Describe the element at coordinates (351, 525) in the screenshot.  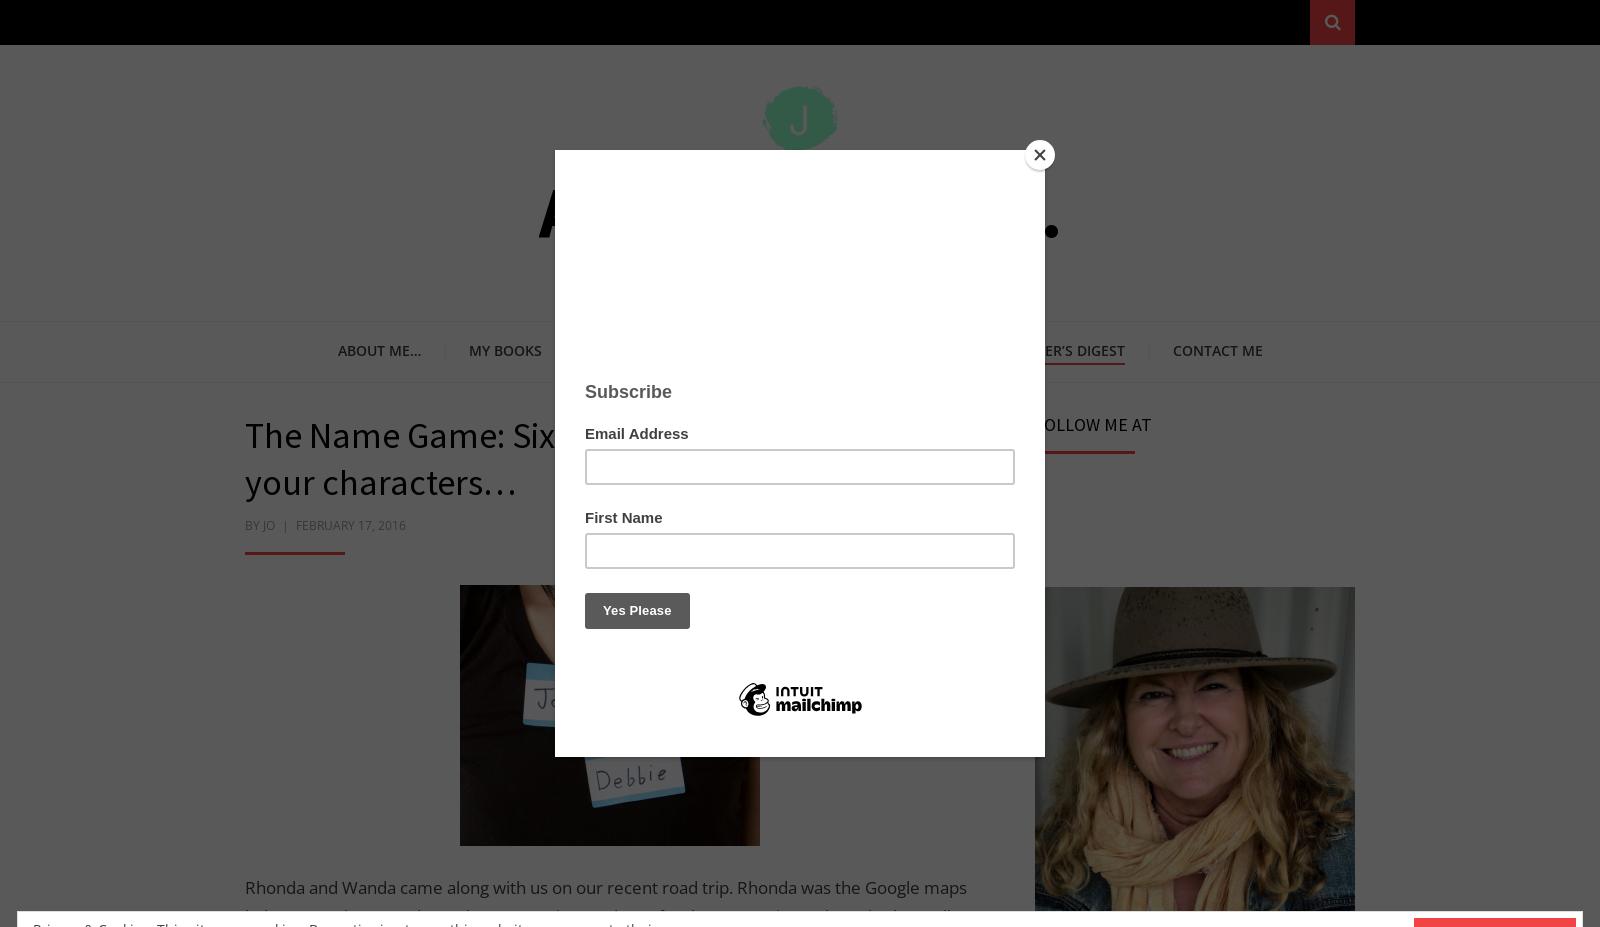
I see `'February 17, 2016'` at that location.